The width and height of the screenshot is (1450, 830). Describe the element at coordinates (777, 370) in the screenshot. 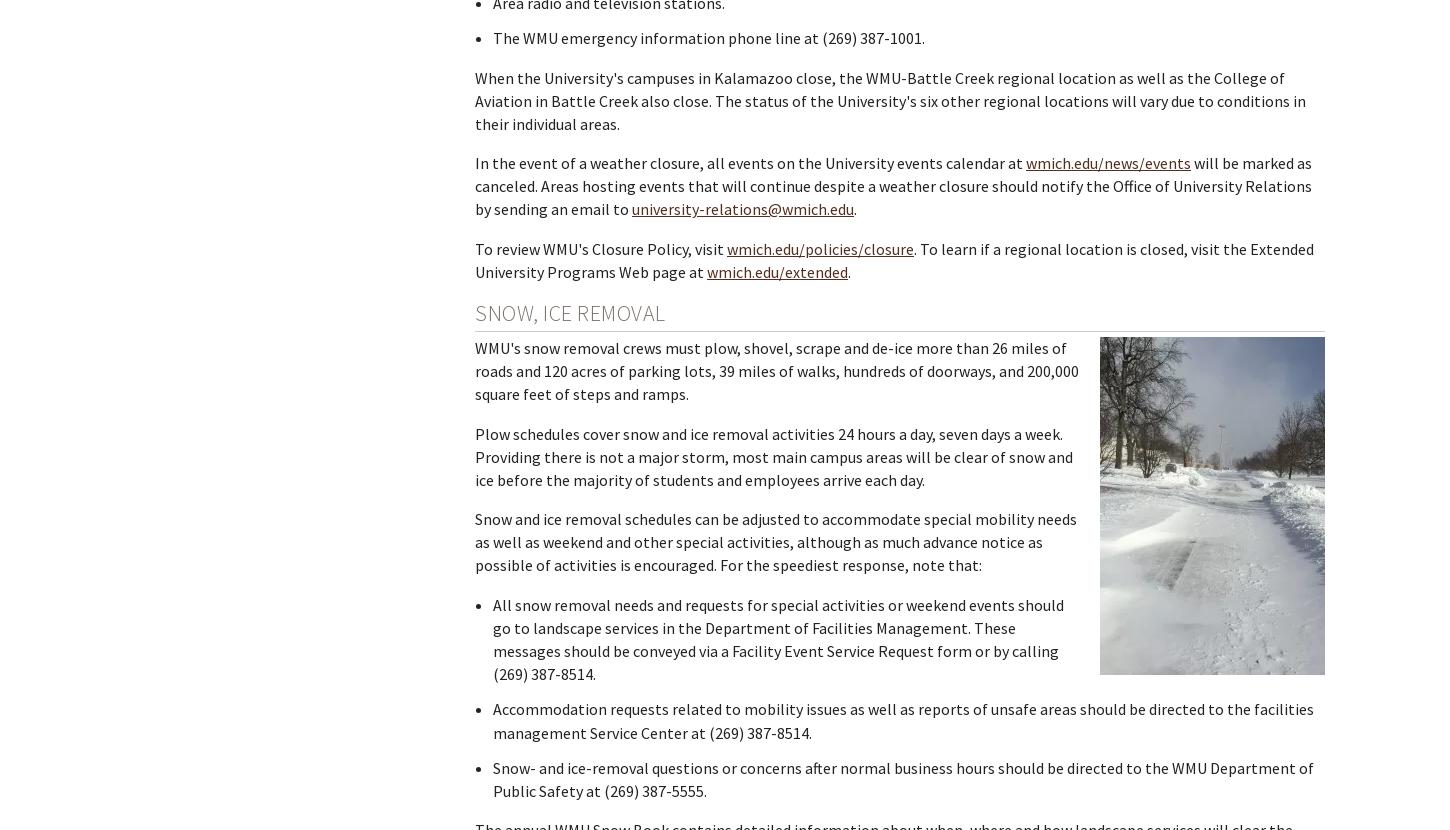

I see `'WMU's snow removal crews must plow, shovel, scrape and de-ice more than 26 miles of roads and 120 acres of parking lots, 39 miles of walks, hundreds of doorways, and 200,000 square feet of steps and ramps.'` at that location.